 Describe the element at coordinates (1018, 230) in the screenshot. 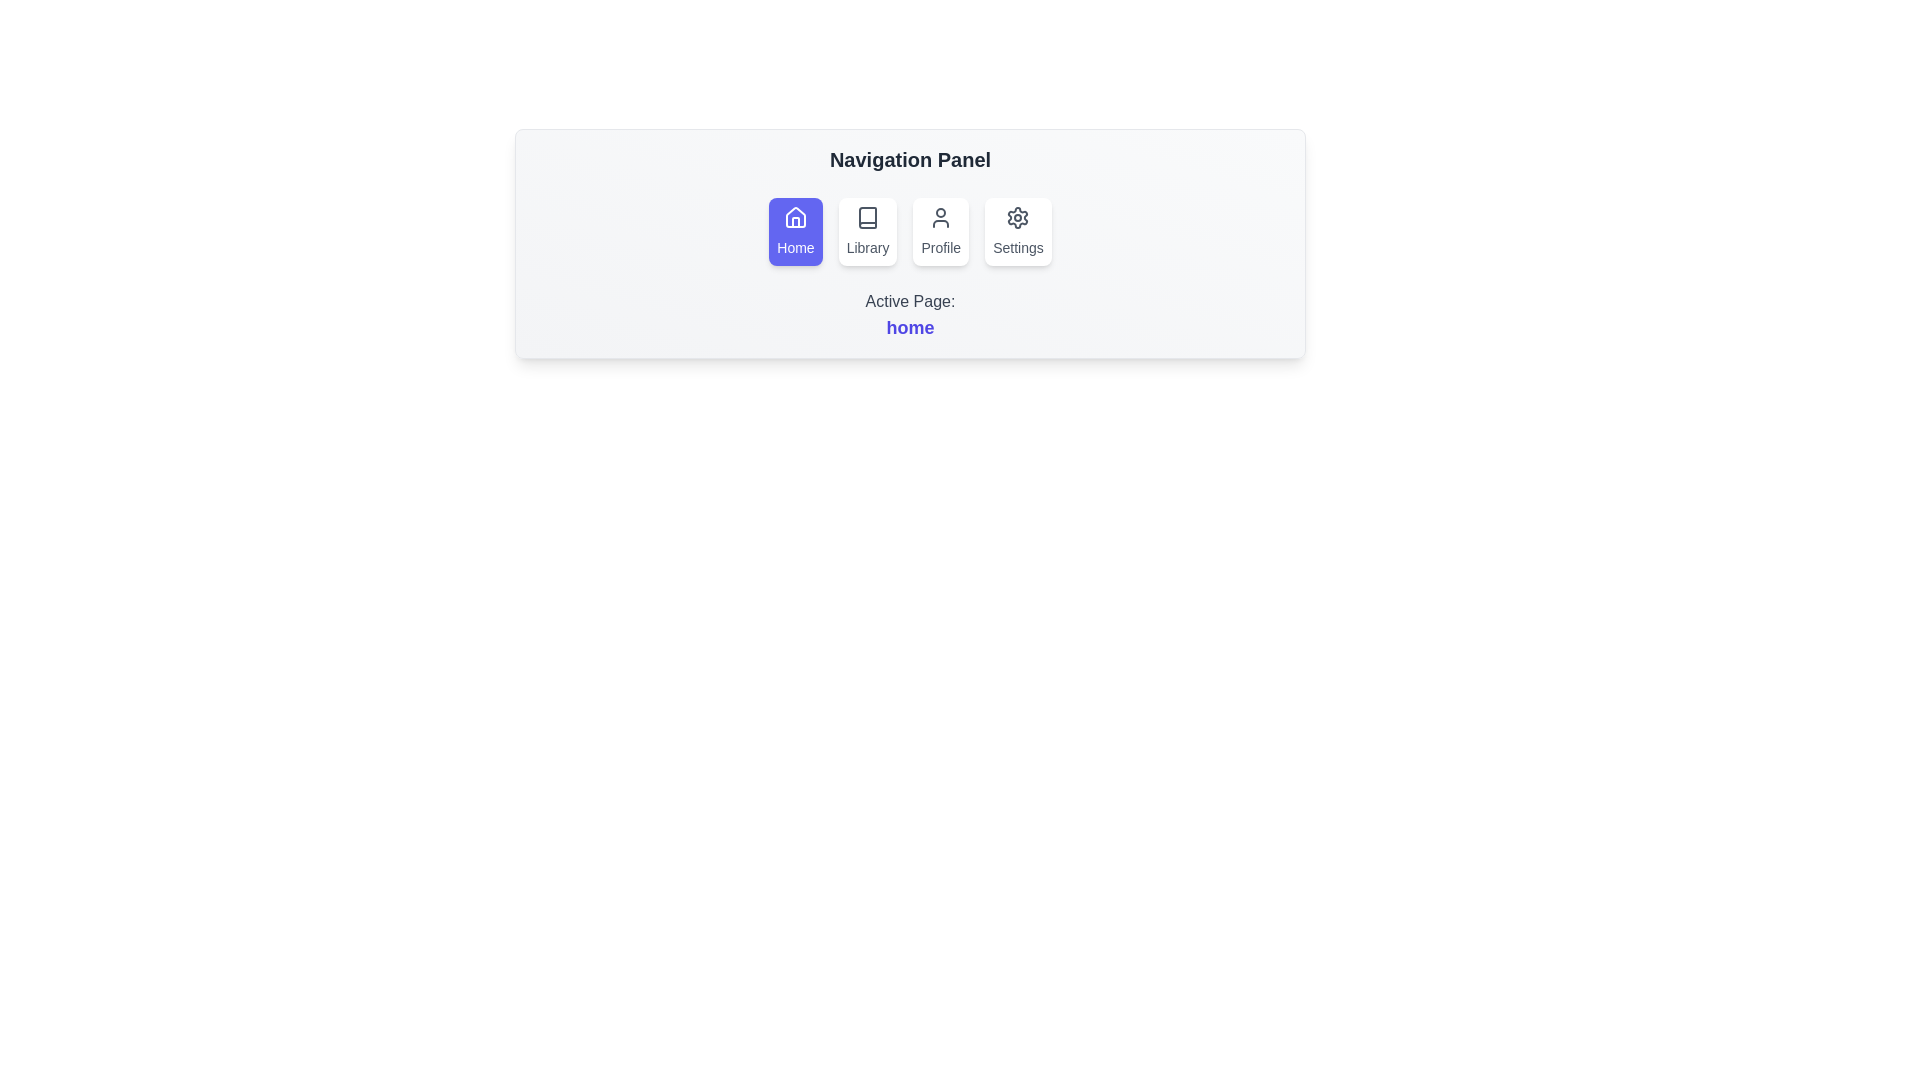

I see `the 'Settings' button, which is the fourth navigation item in the navigation bar` at that location.